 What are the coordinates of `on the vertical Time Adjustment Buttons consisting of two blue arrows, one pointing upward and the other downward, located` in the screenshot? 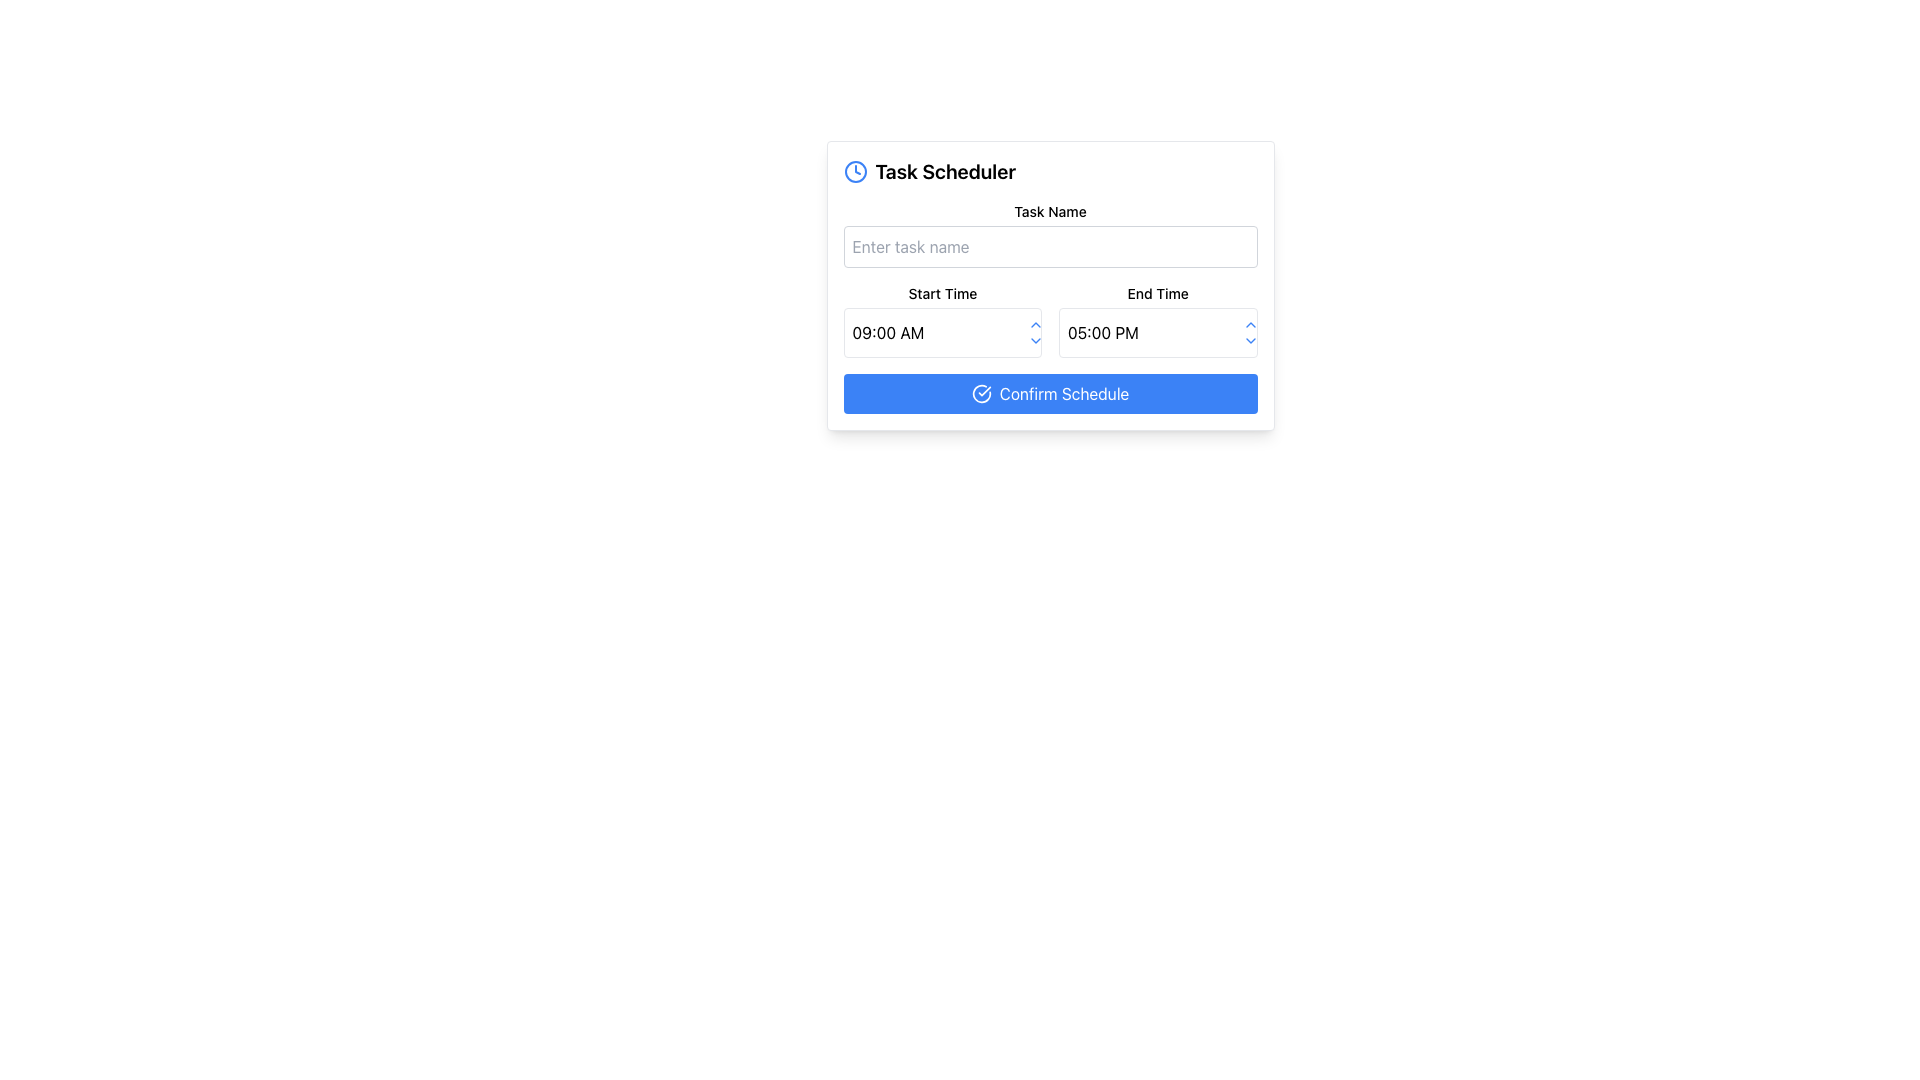 It's located at (1249, 331).